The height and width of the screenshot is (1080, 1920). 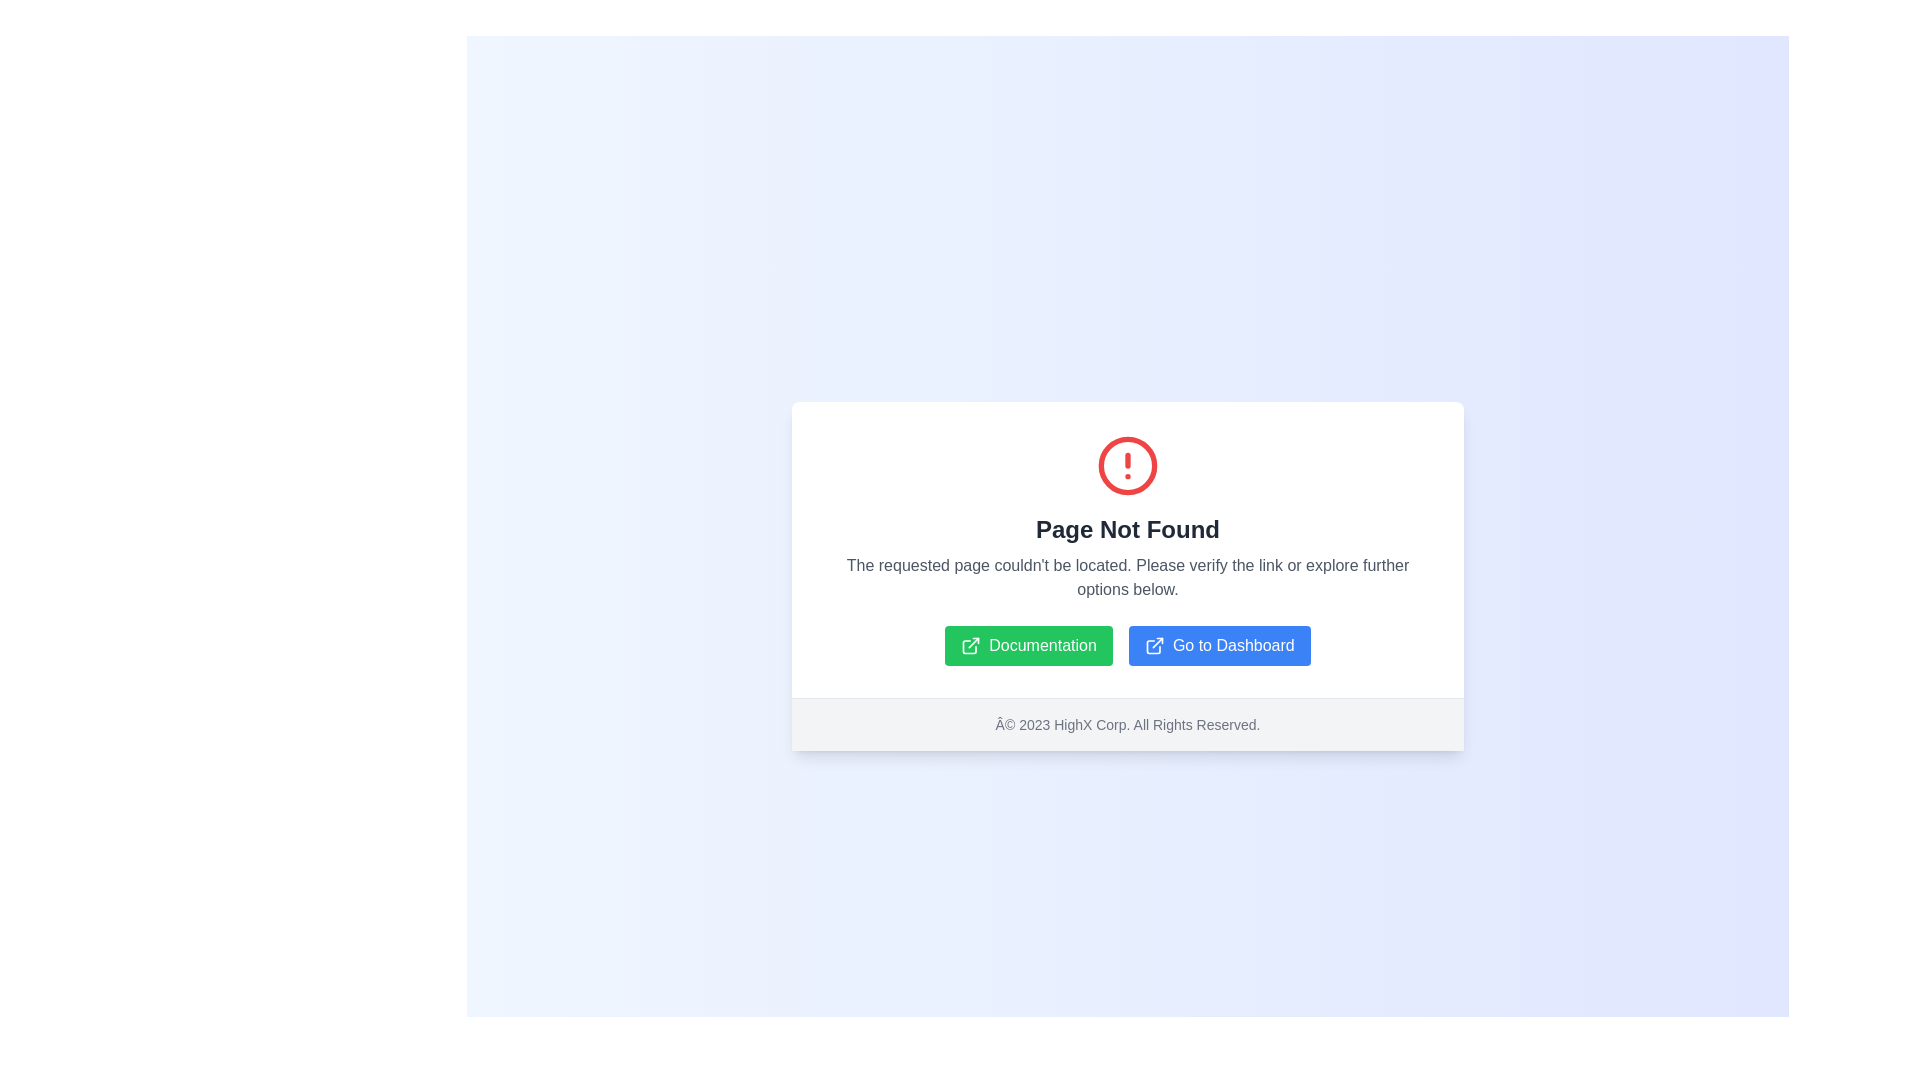 What do you see at coordinates (971, 645) in the screenshot?
I see `the 'Documentation' button that contains the small vector icon of an arrow pointing outward, which is located inside a green rounded rectangle` at bounding box center [971, 645].